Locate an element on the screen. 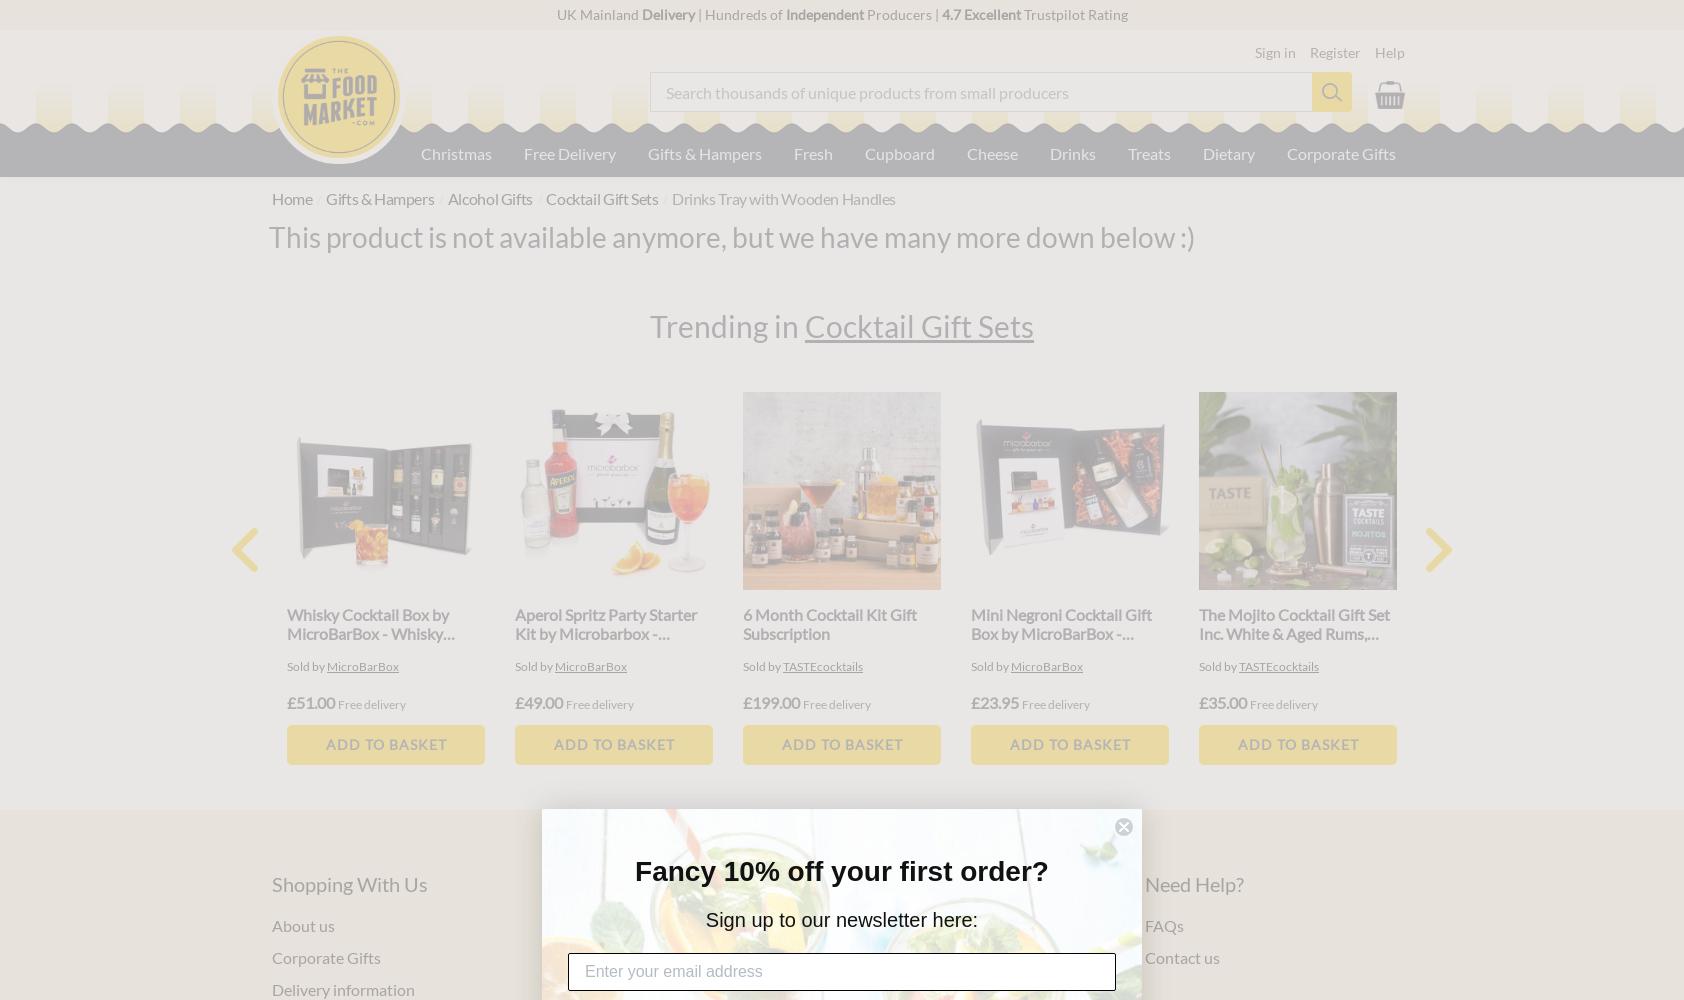 The height and width of the screenshot is (1000, 1684). '4.7 Excellent' is located at coordinates (940, 14).